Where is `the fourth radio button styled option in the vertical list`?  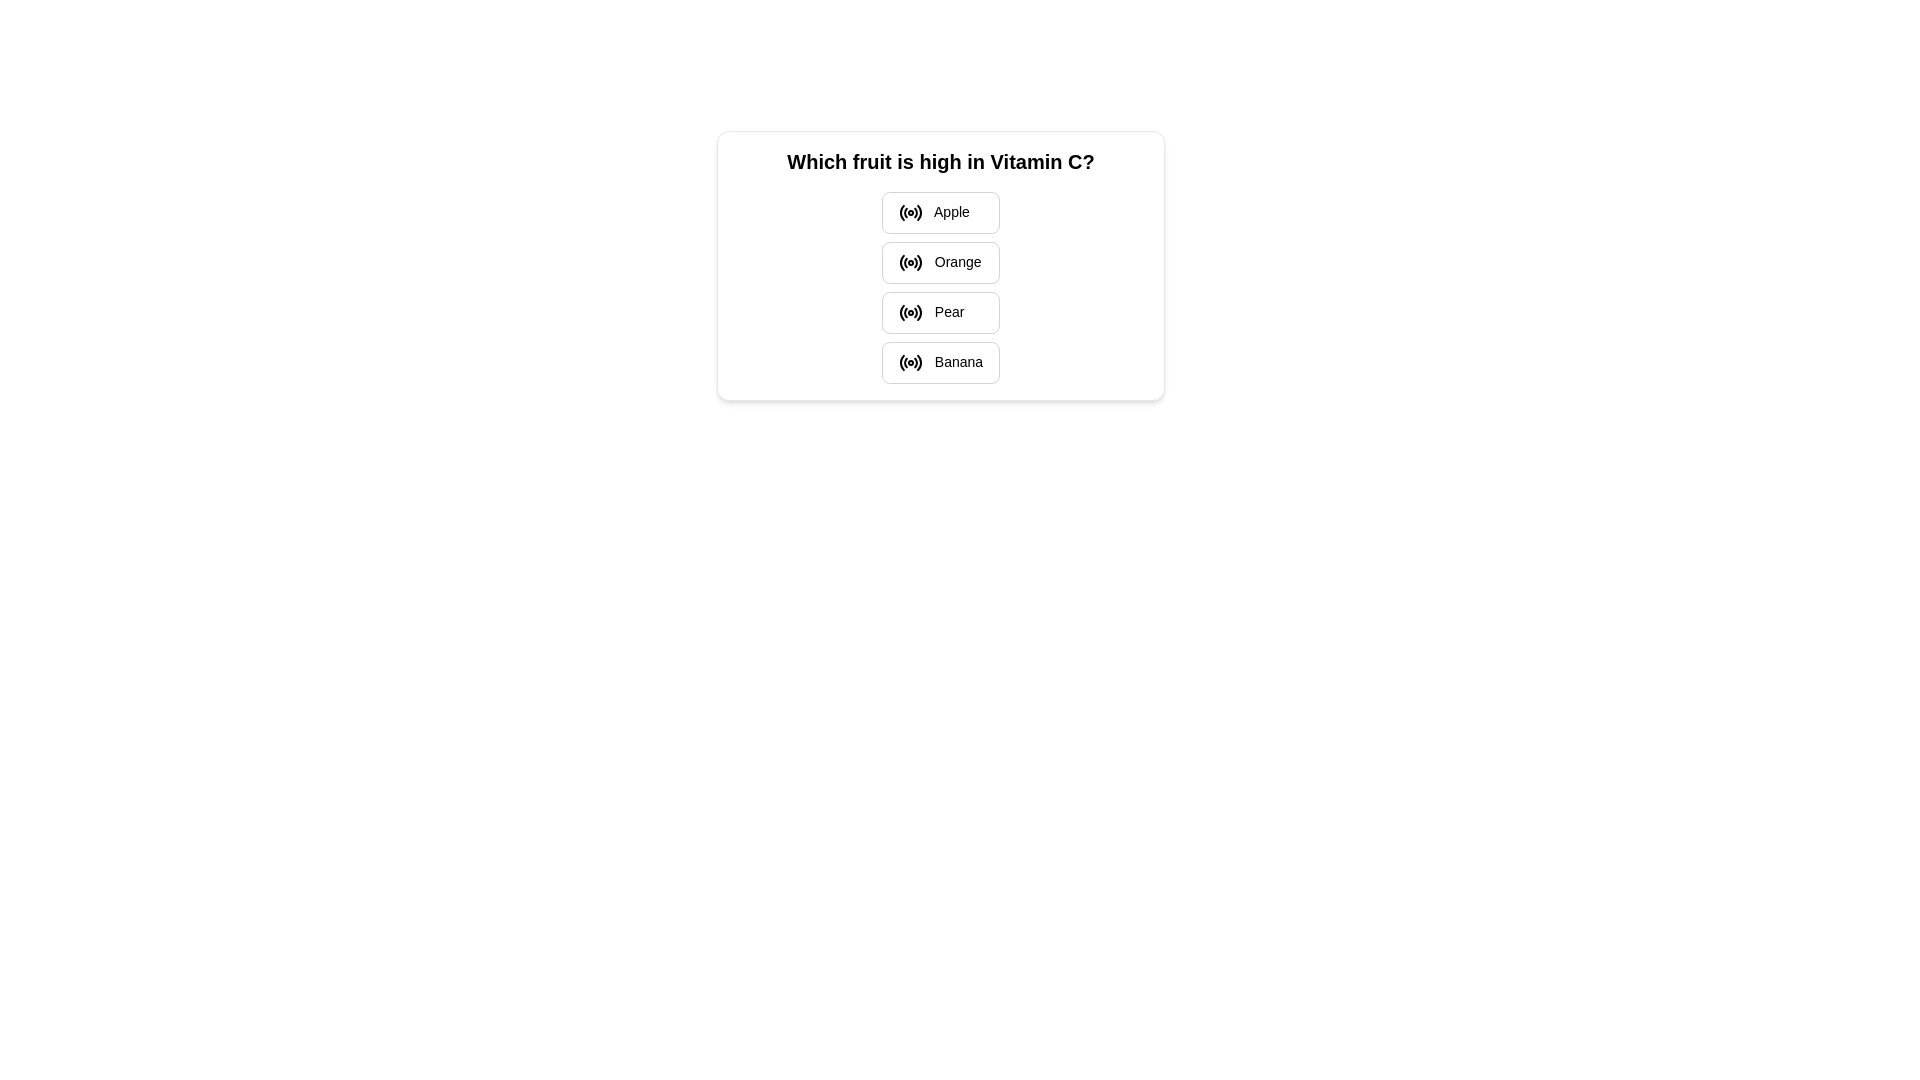
the fourth radio button styled option in the vertical list is located at coordinates (939, 362).